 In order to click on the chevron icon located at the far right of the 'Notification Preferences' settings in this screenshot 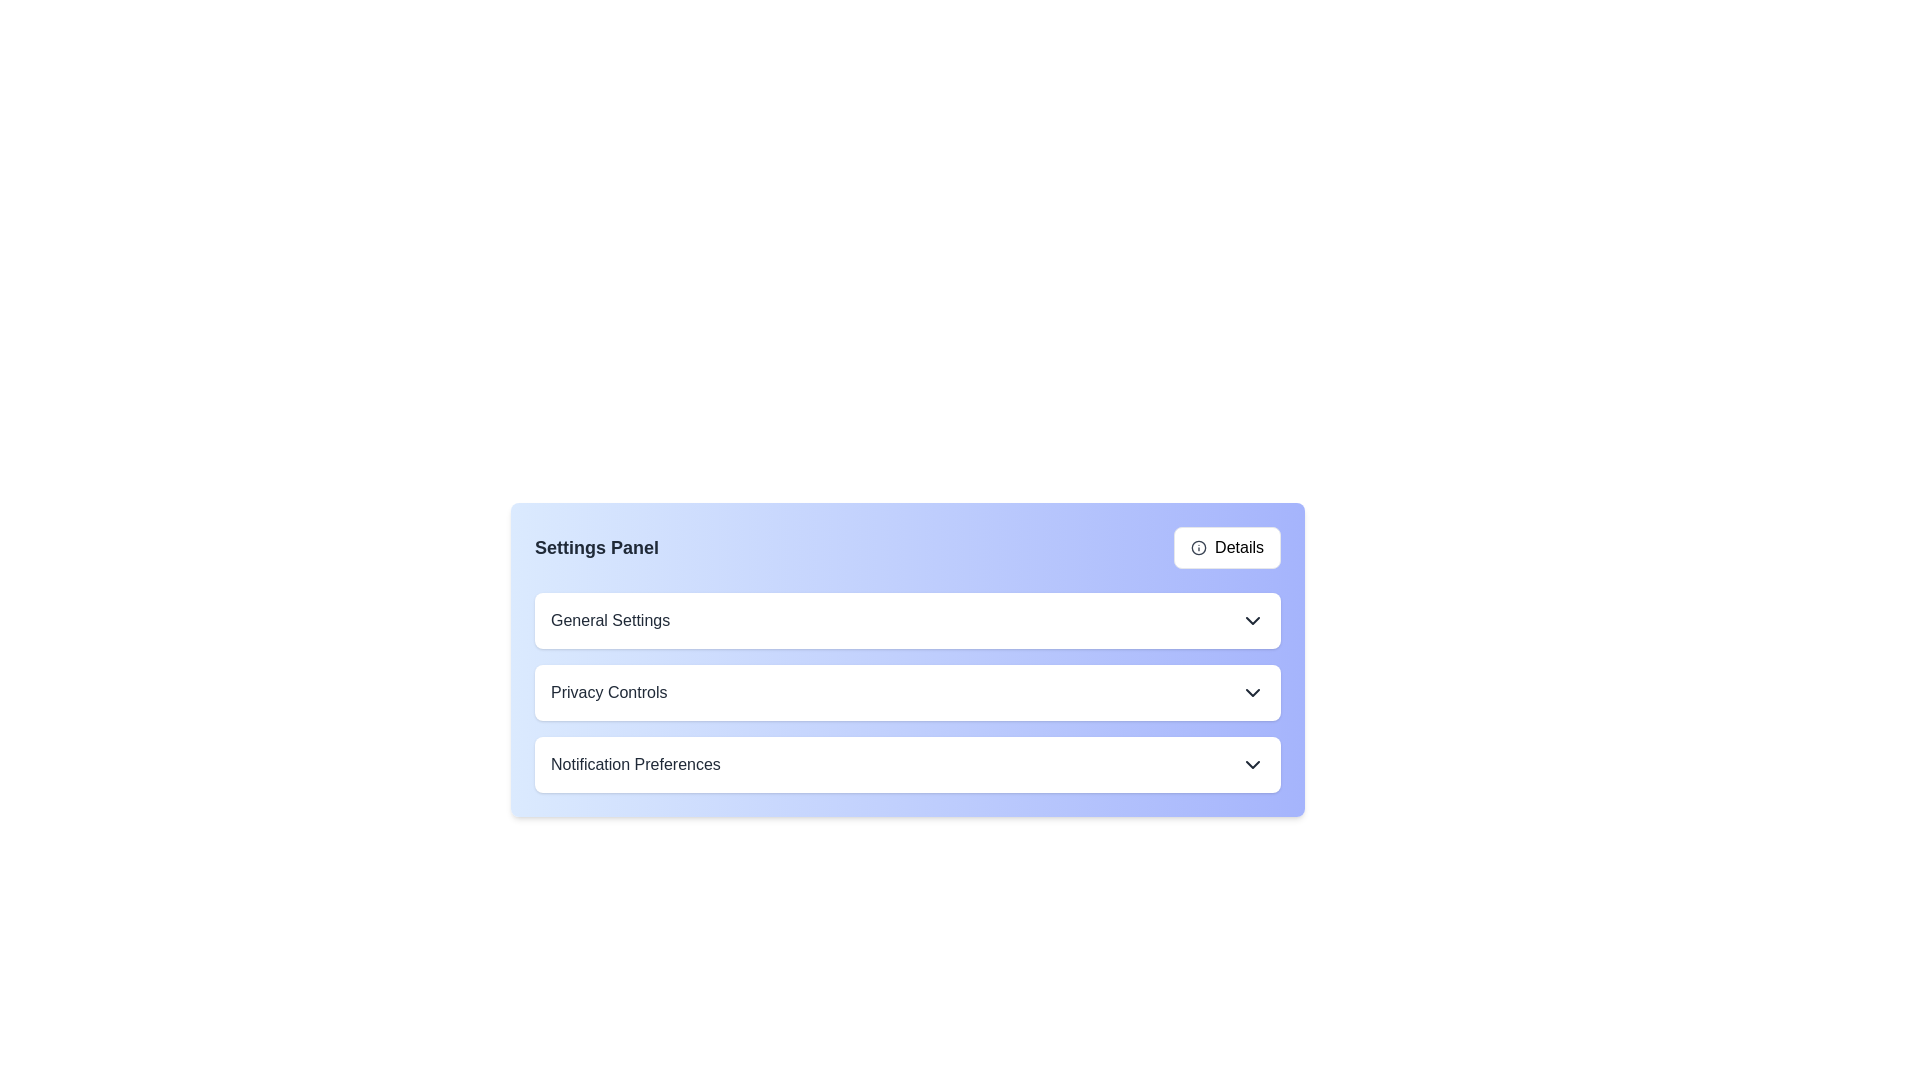, I will do `click(1251, 764)`.